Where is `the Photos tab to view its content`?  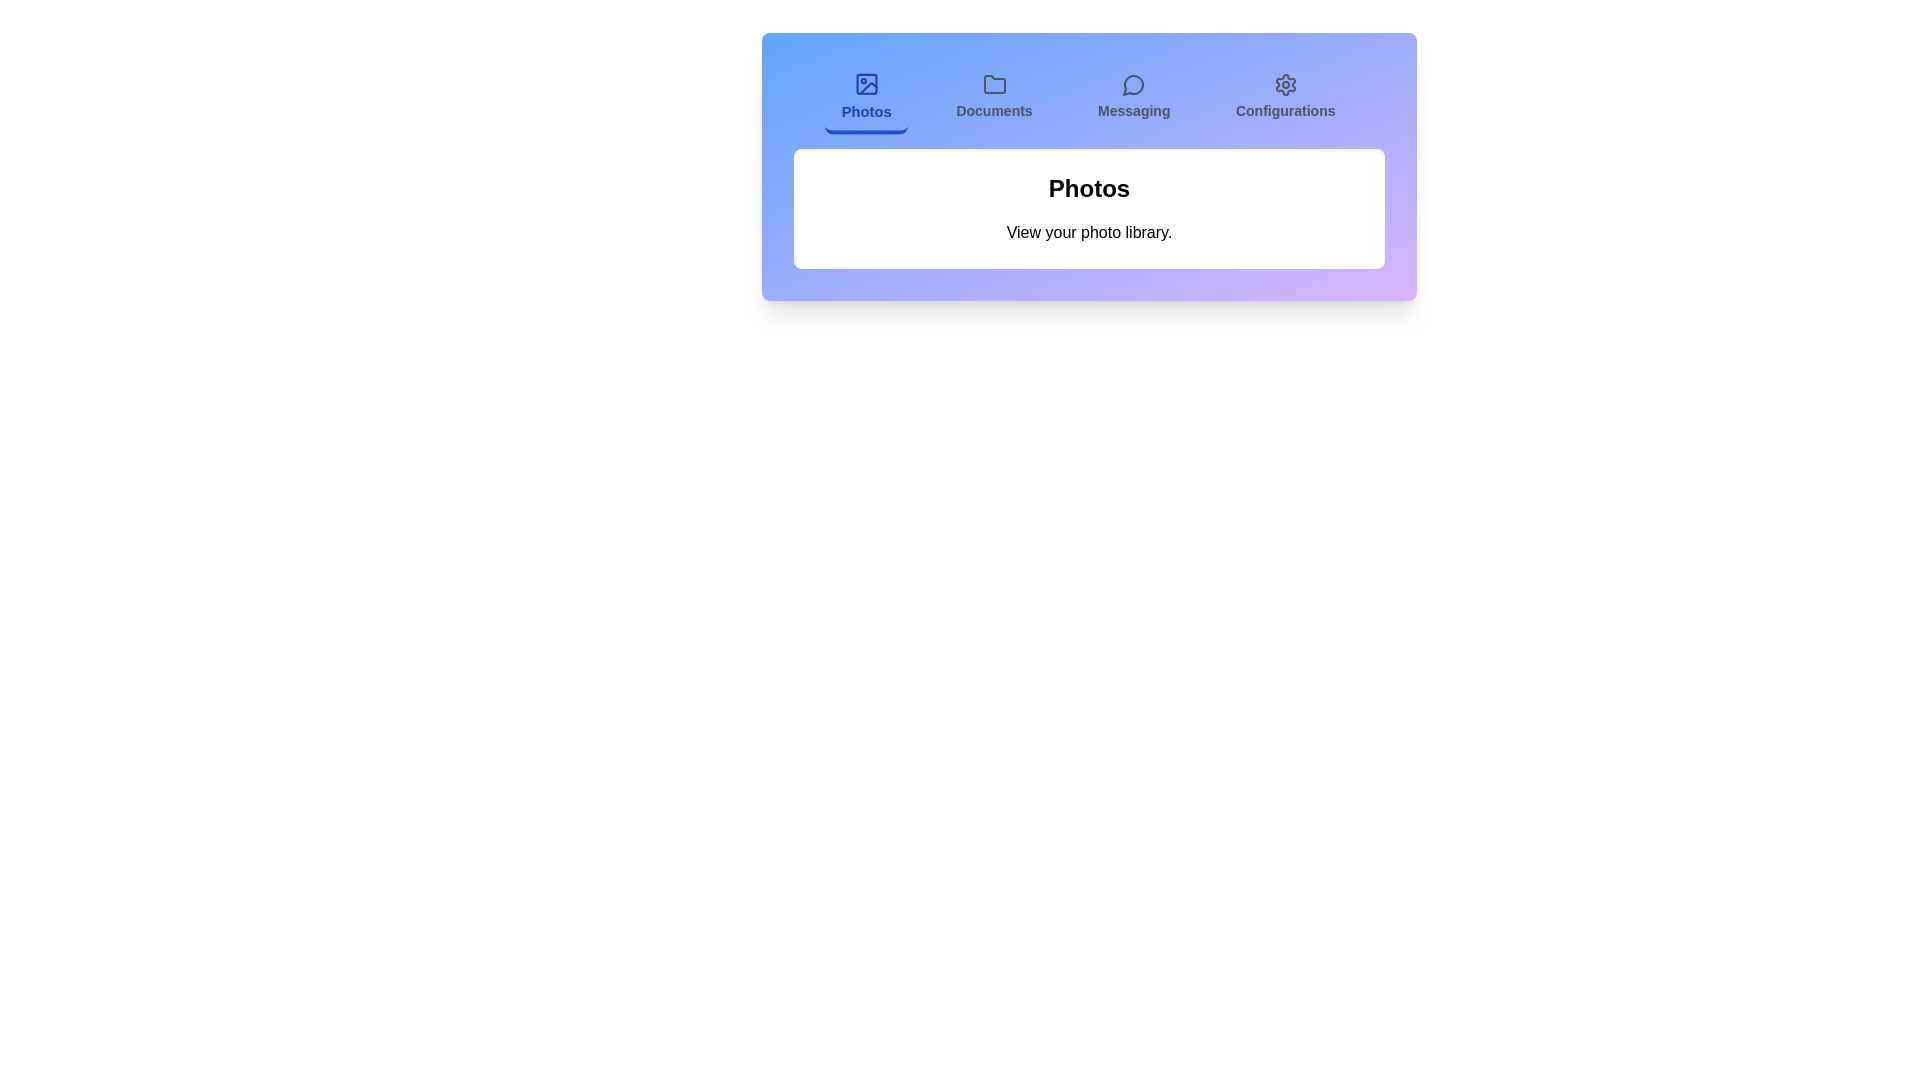 the Photos tab to view its content is located at coordinates (867, 99).